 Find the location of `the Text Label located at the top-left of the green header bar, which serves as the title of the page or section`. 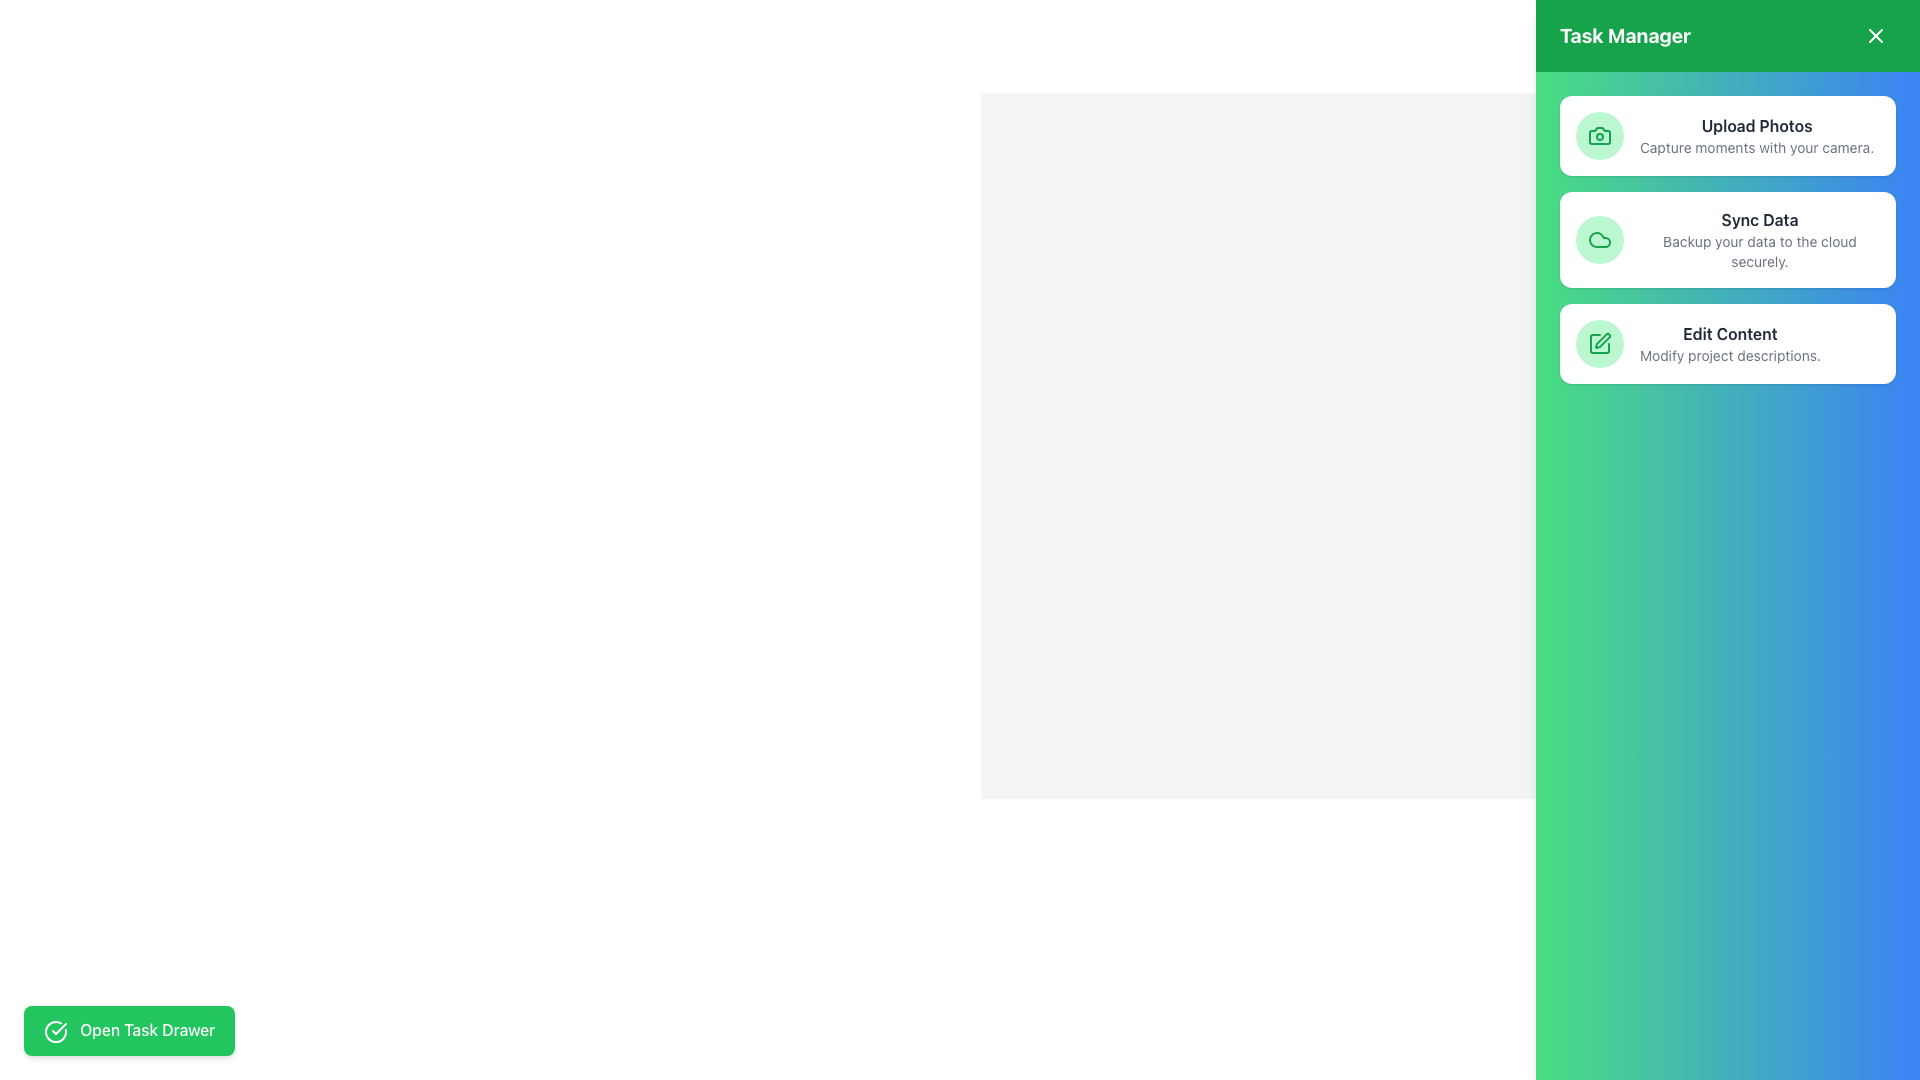

the Text Label located at the top-left of the green header bar, which serves as the title of the page or section is located at coordinates (1625, 35).